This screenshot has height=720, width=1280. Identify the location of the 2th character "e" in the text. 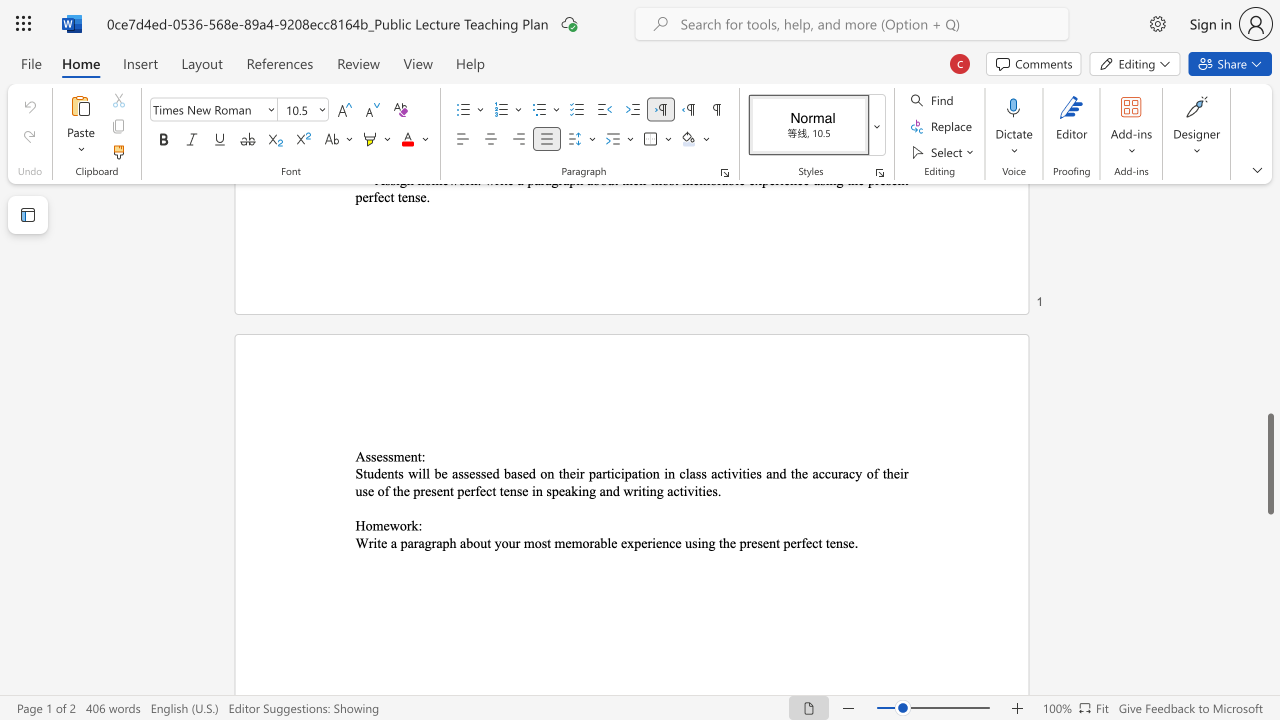
(567, 543).